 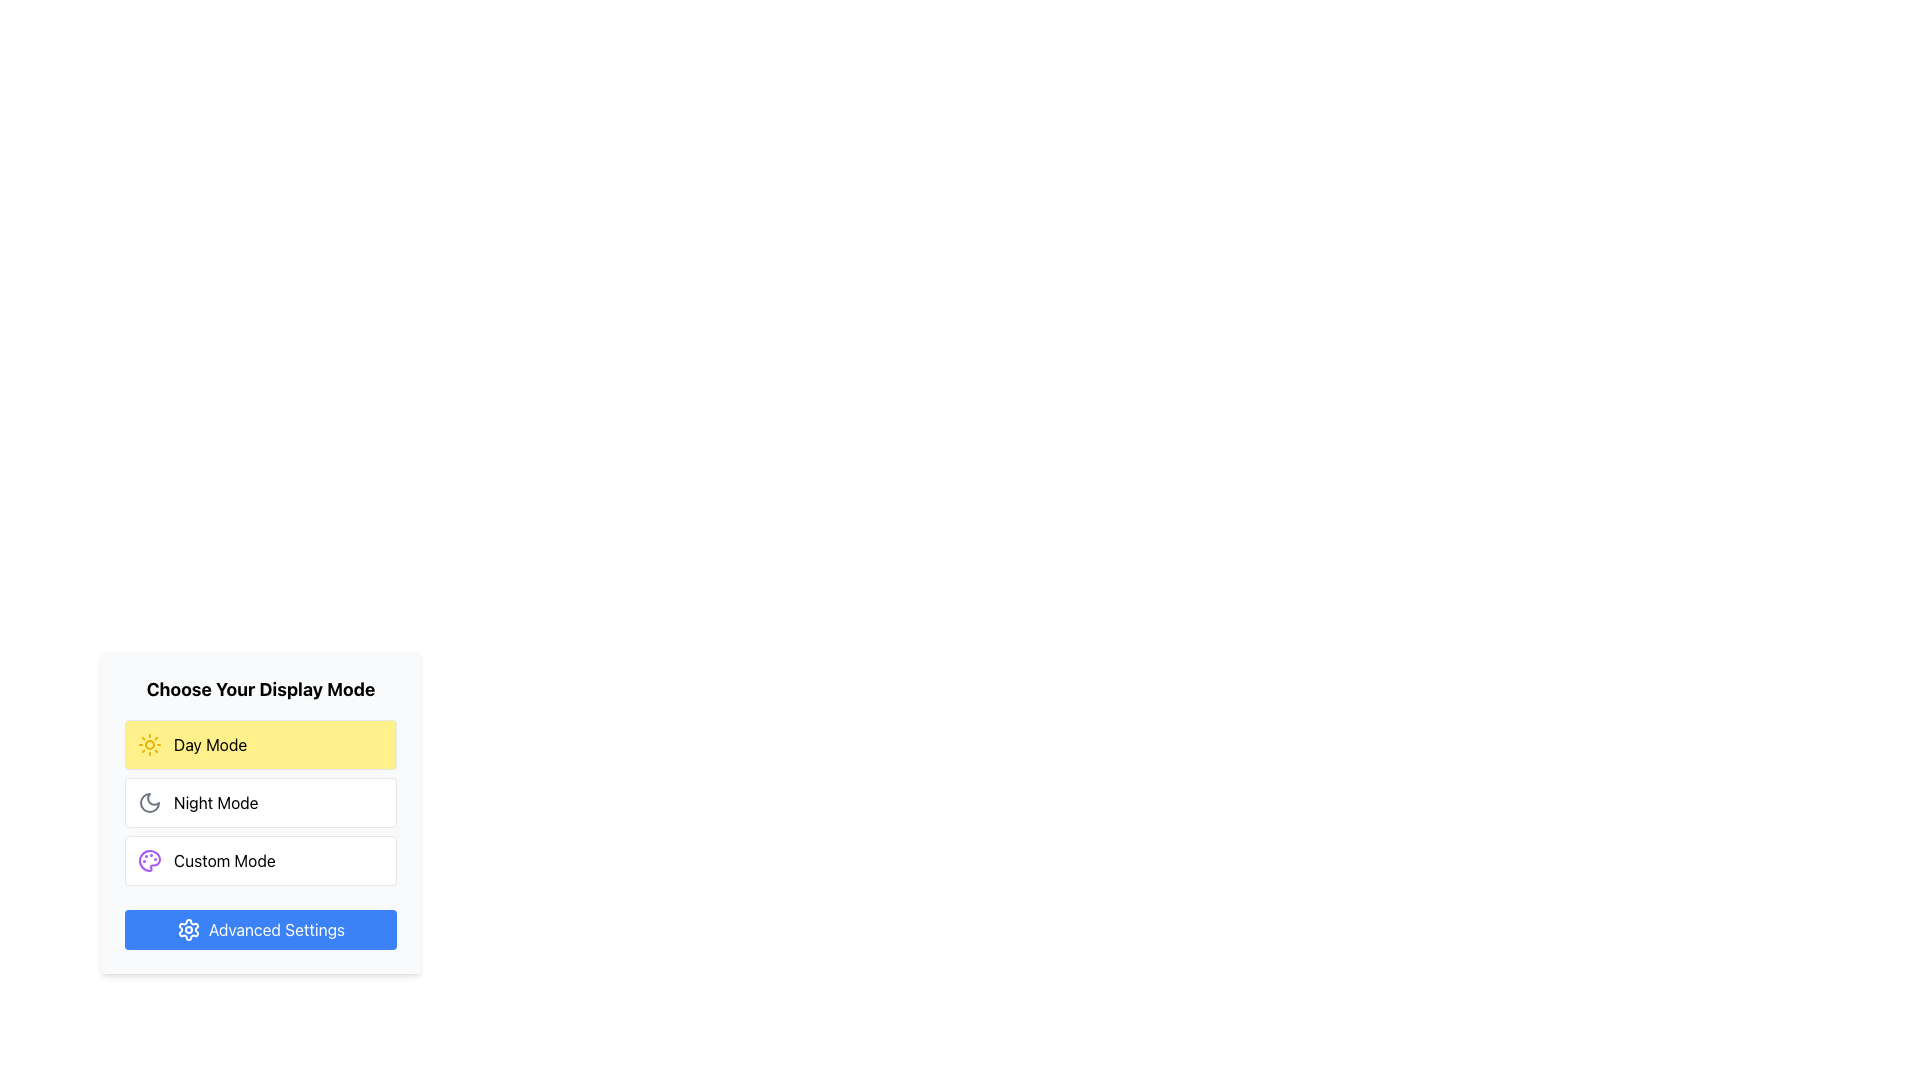 I want to click on the purple palette icon located to the left of the 'Custom Mode' label in the 'Choose Your Display Mode' options, so click(x=148, y=859).